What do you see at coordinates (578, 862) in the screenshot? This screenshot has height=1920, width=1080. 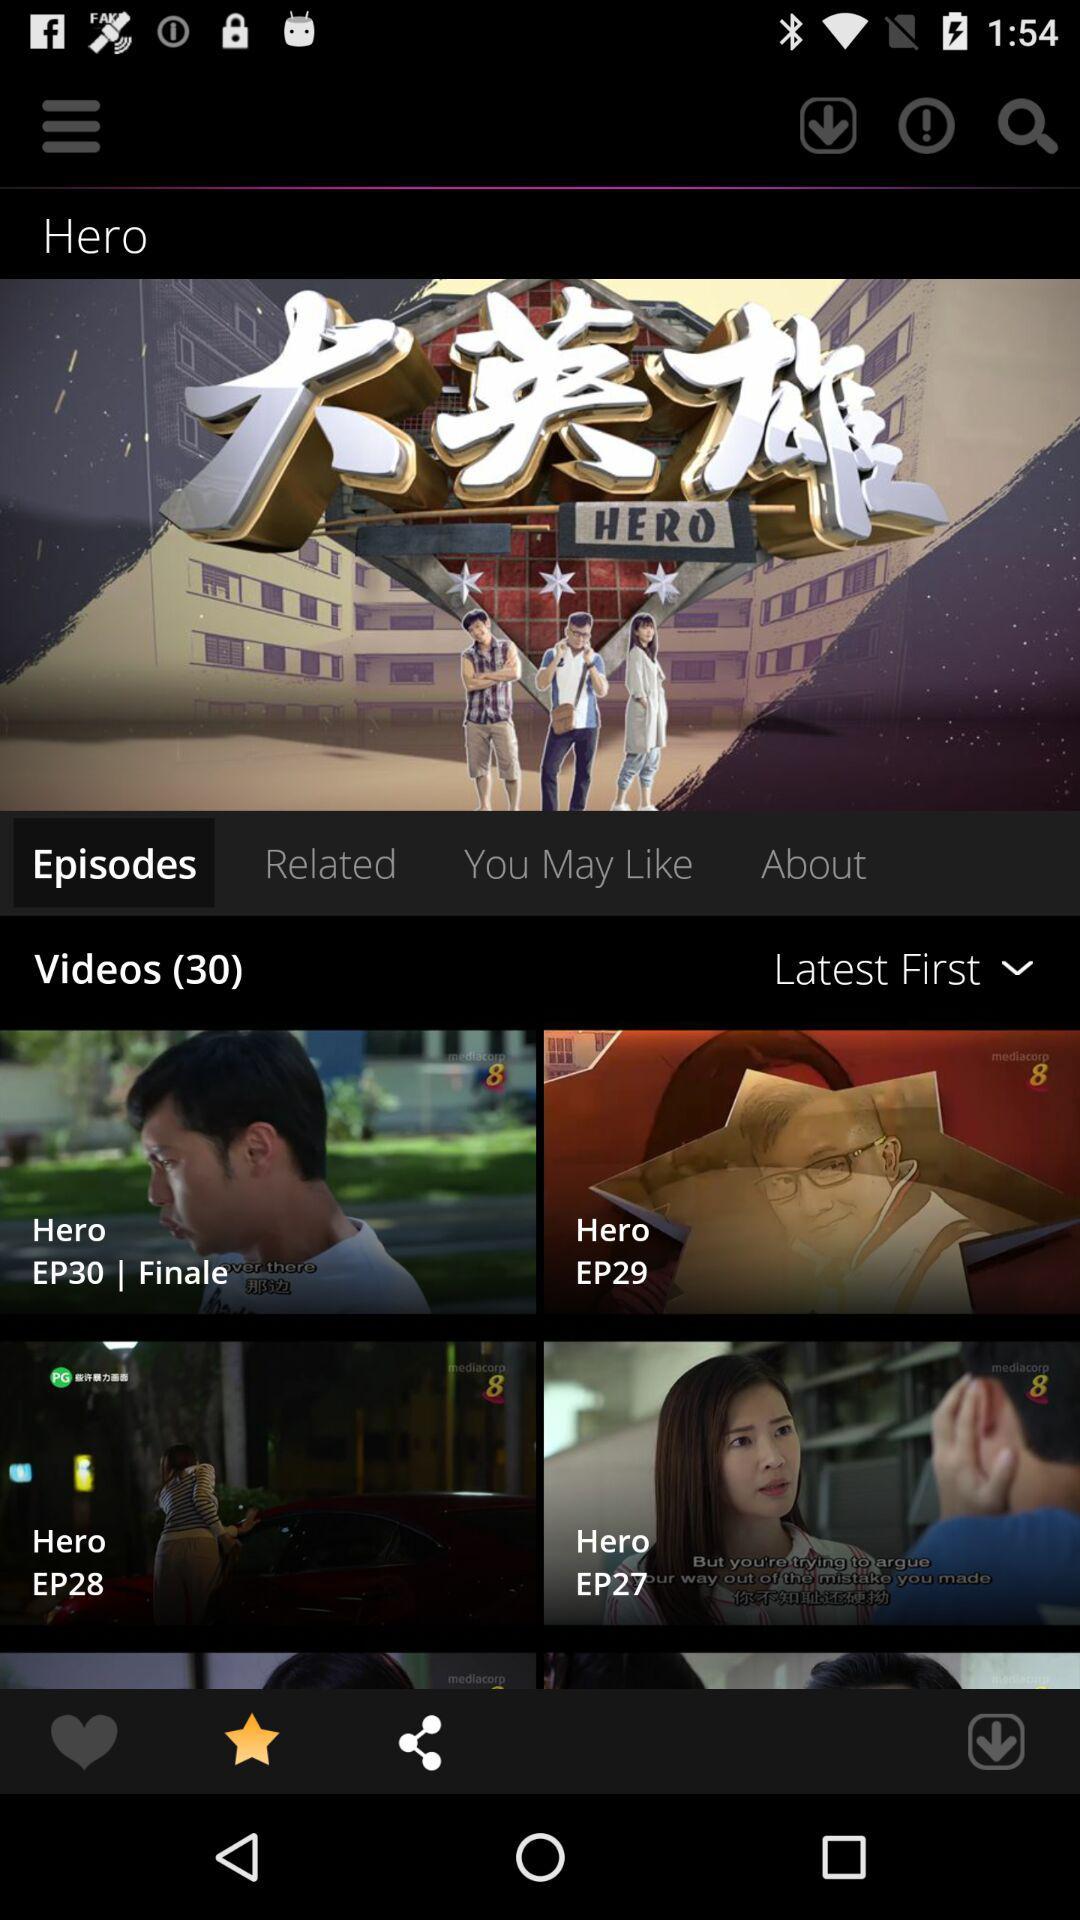 I see `icon at the center` at bounding box center [578, 862].